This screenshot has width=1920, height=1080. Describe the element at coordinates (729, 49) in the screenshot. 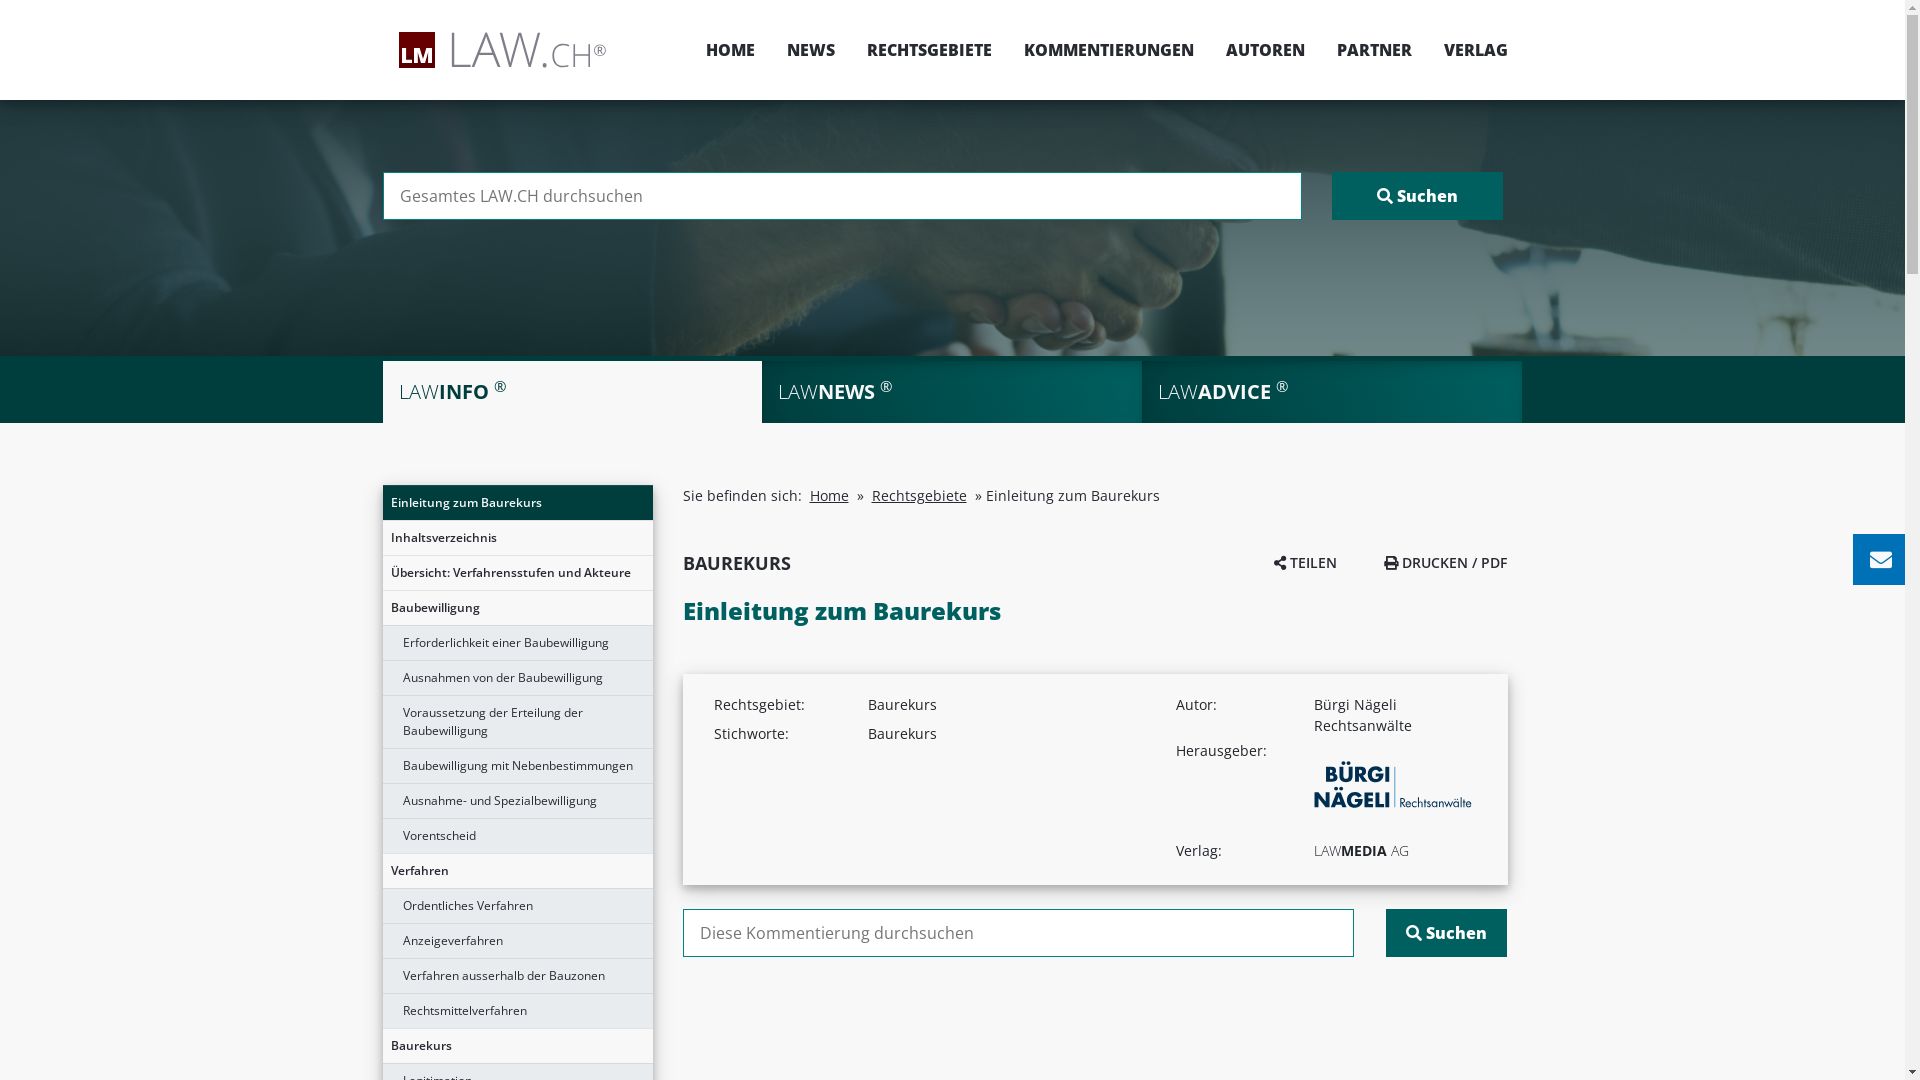

I see `'HOME'` at that location.